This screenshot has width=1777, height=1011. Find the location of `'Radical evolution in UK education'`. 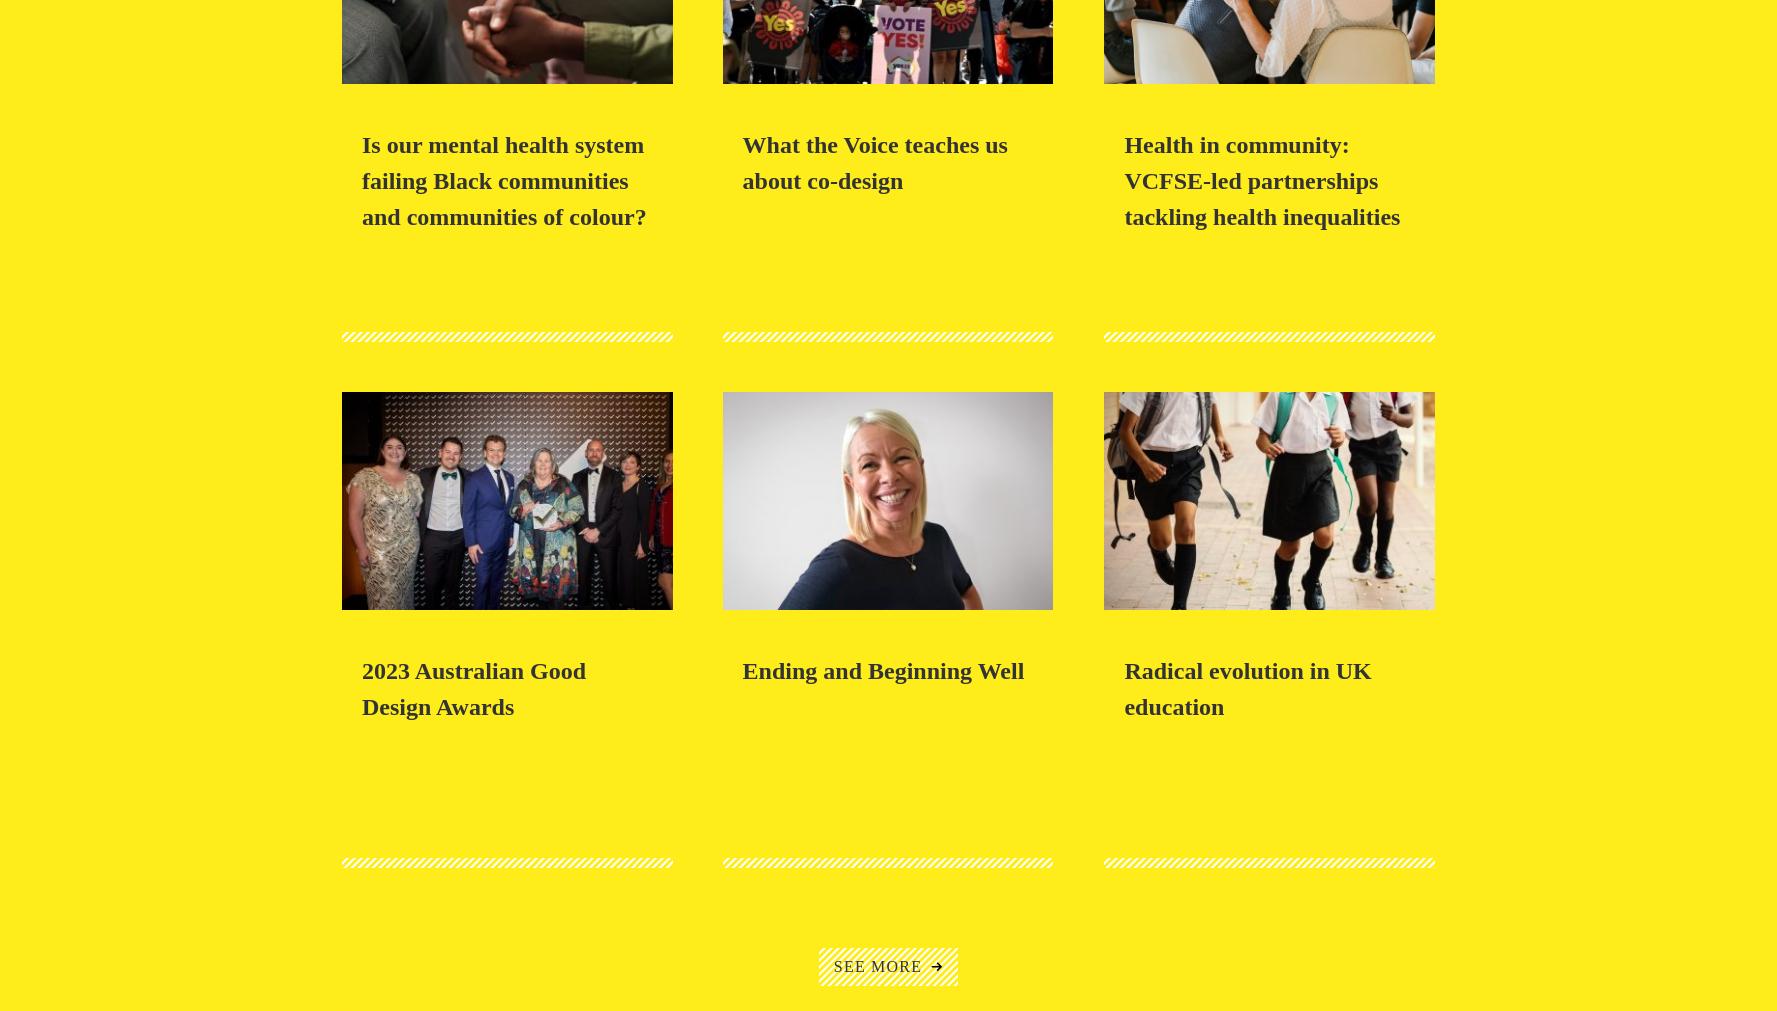

'Radical evolution in UK education' is located at coordinates (1246, 686).